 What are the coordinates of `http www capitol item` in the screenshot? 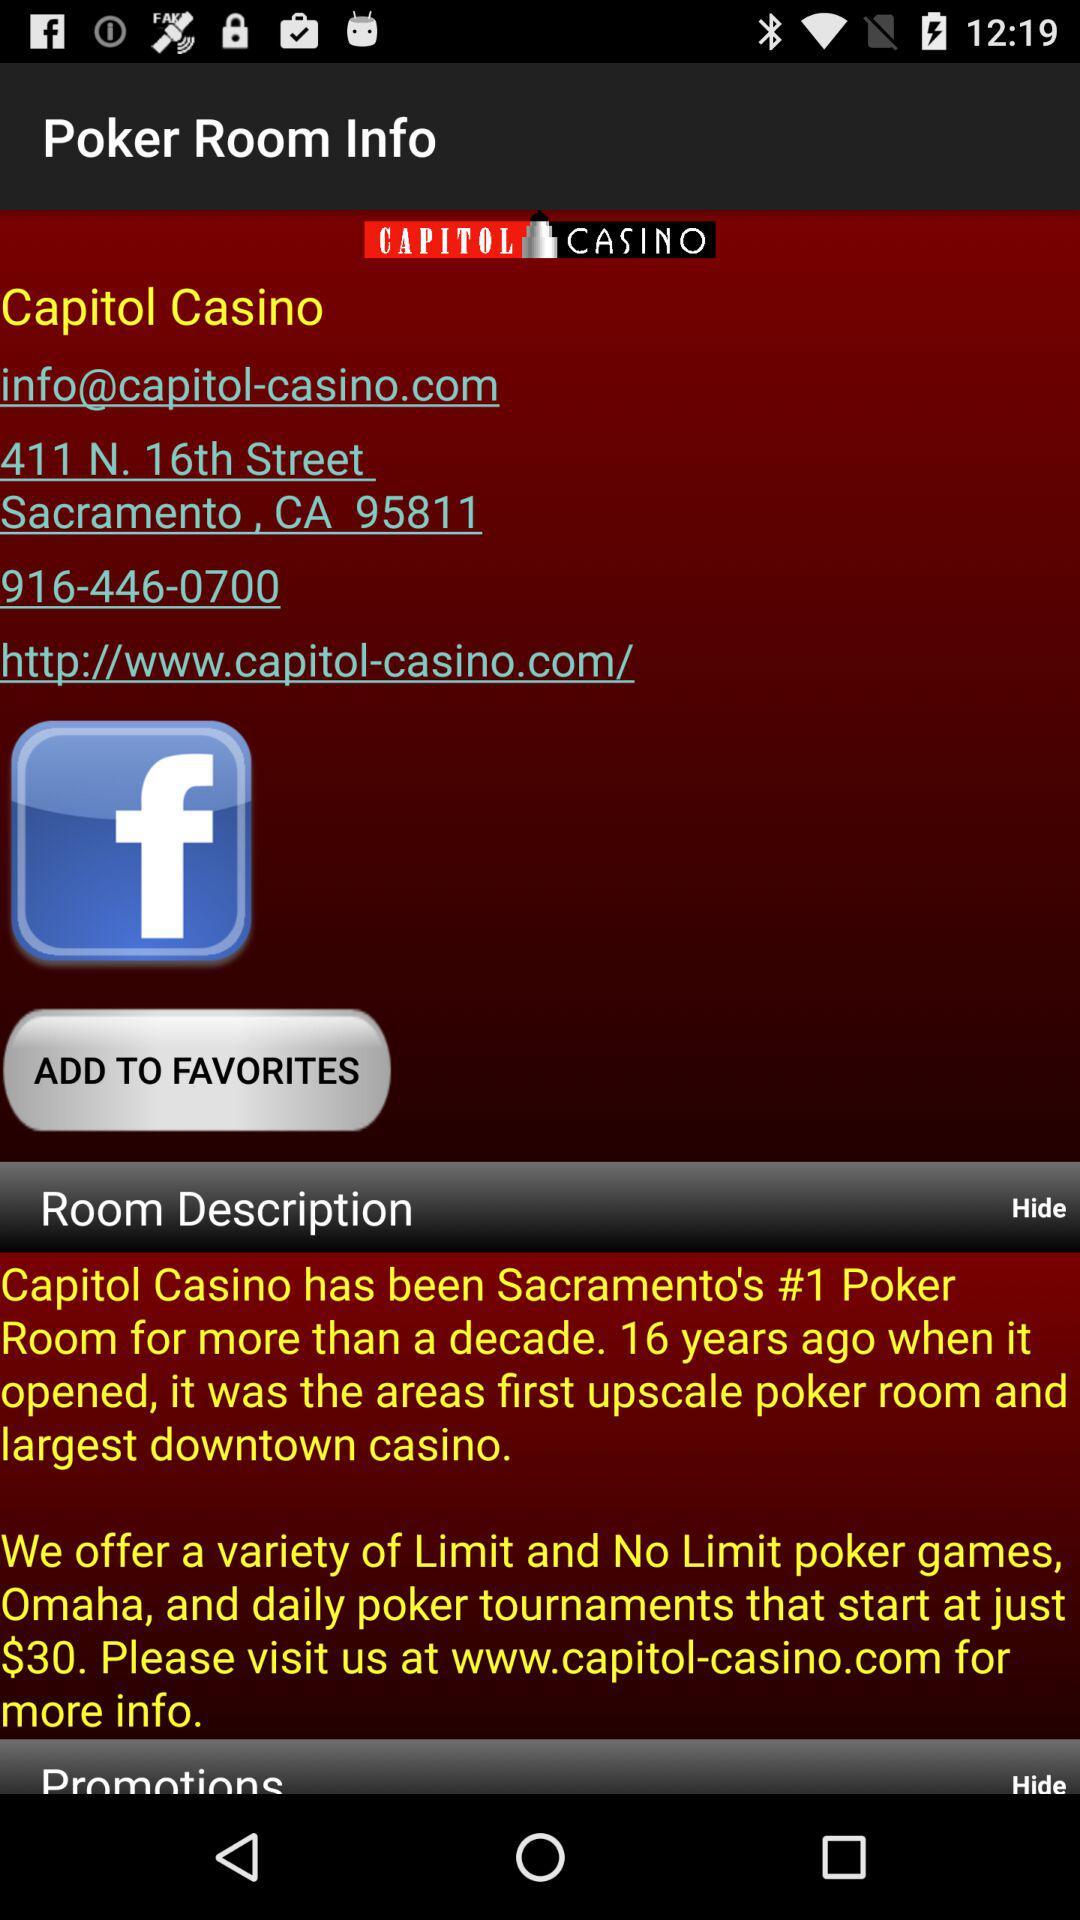 It's located at (316, 652).